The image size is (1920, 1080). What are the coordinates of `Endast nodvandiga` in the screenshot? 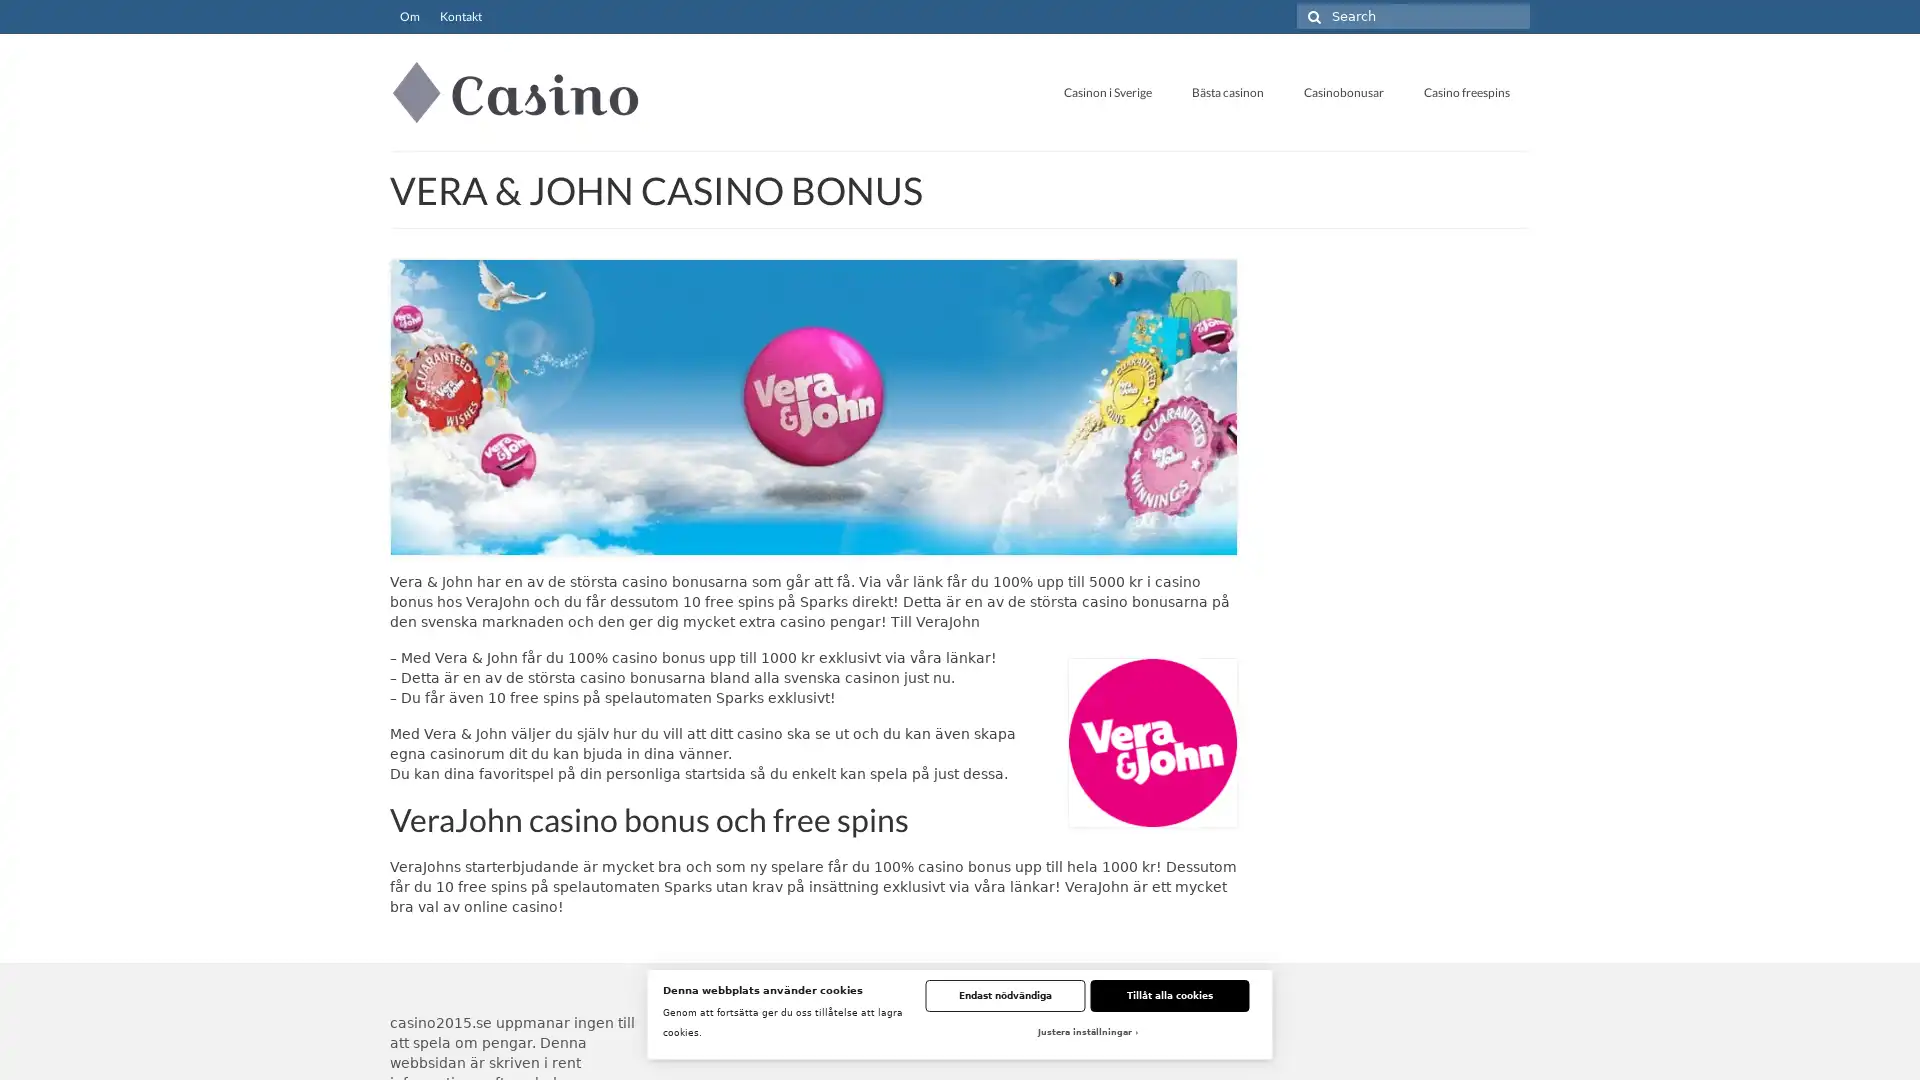 It's located at (1004, 995).